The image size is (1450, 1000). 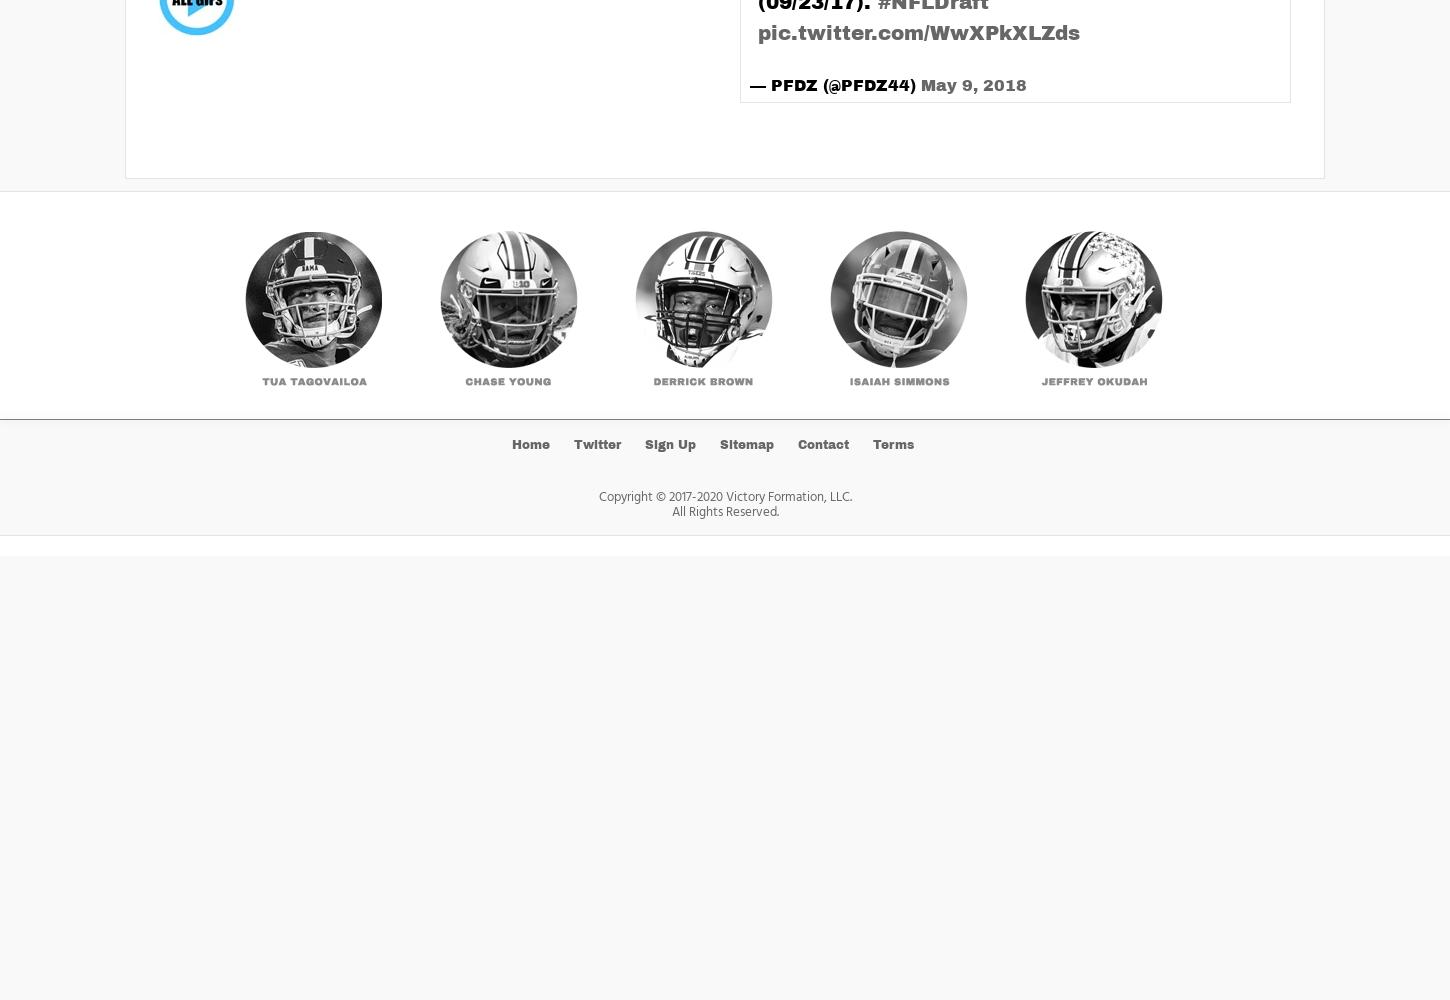 What do you see at coordinates (758, 32) in the screenshot?
I see `'pic.twitter.com/WwXPkXLZds'` at bounding box center [758, 32].